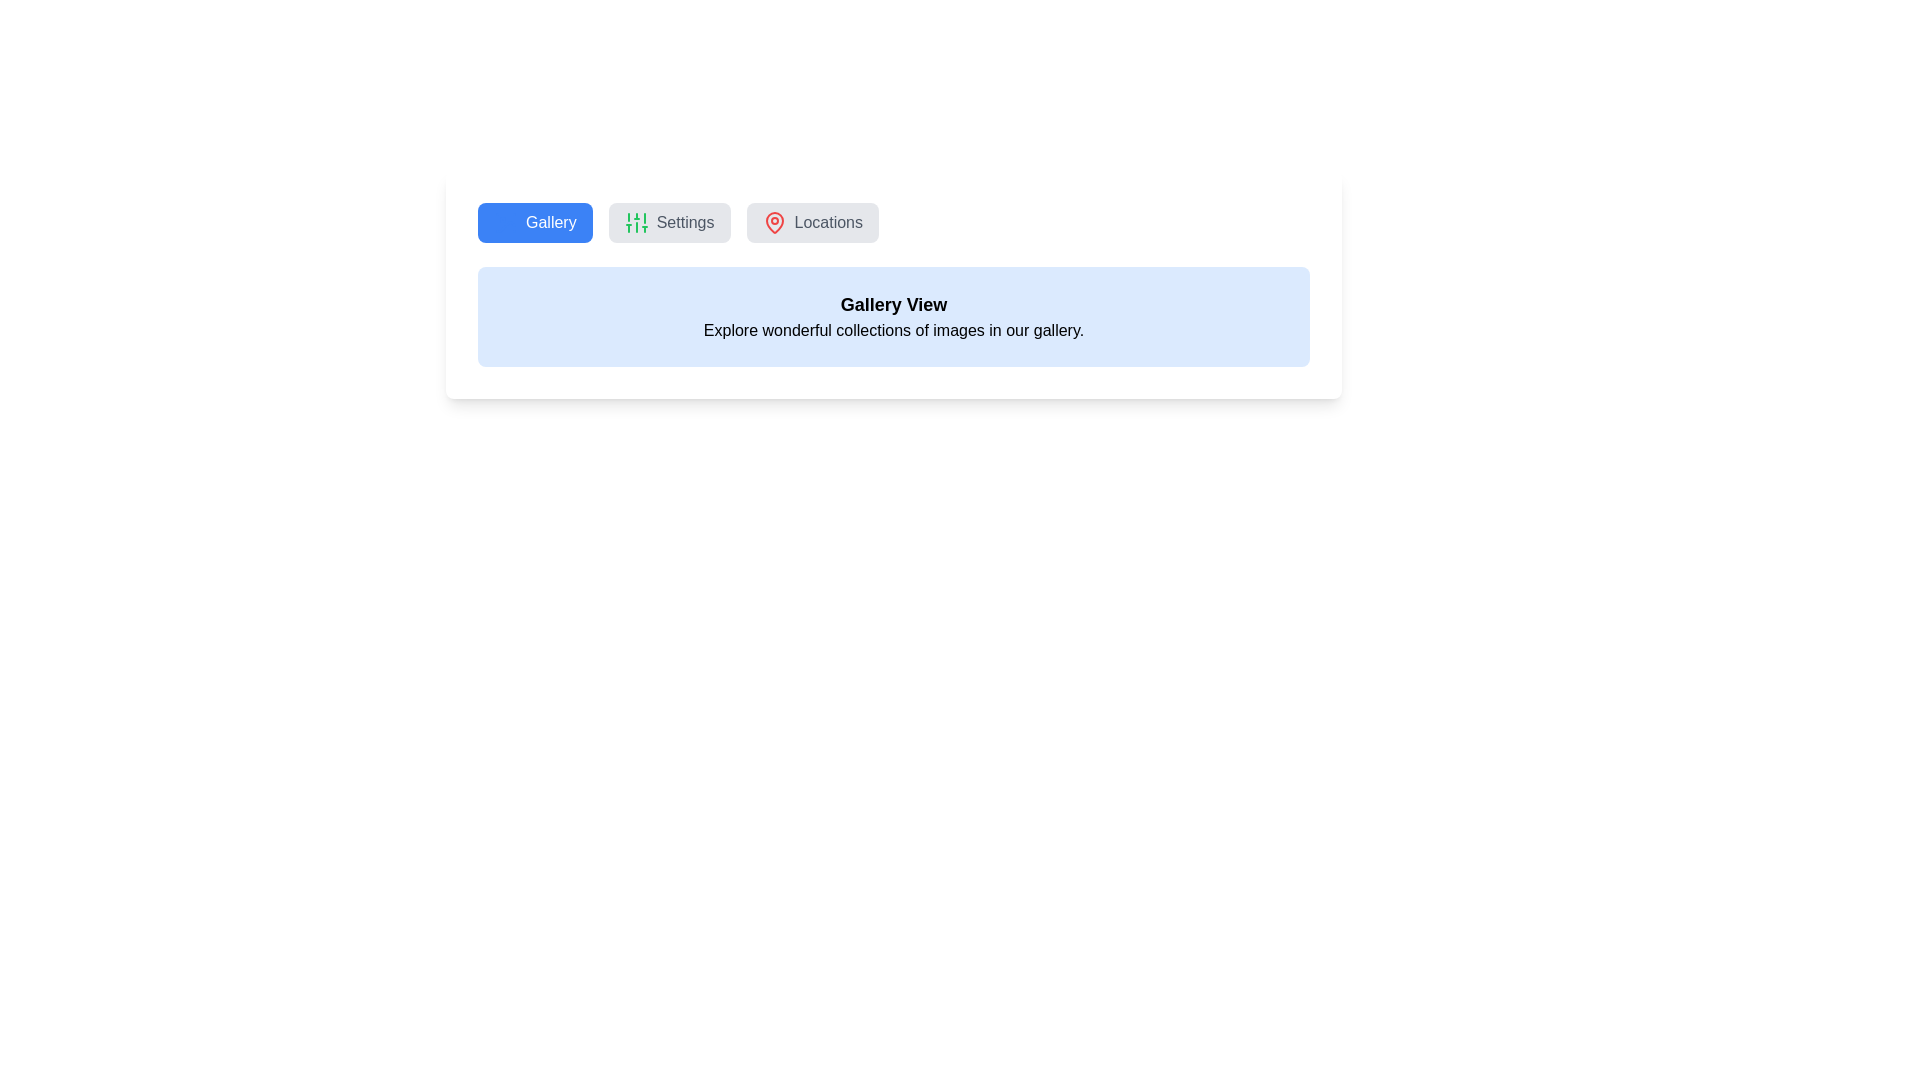 The height and width of the screenshot is (1080, 1920). I want to click on the Locations tab by clicking its corresponding button, so click(812, 223).